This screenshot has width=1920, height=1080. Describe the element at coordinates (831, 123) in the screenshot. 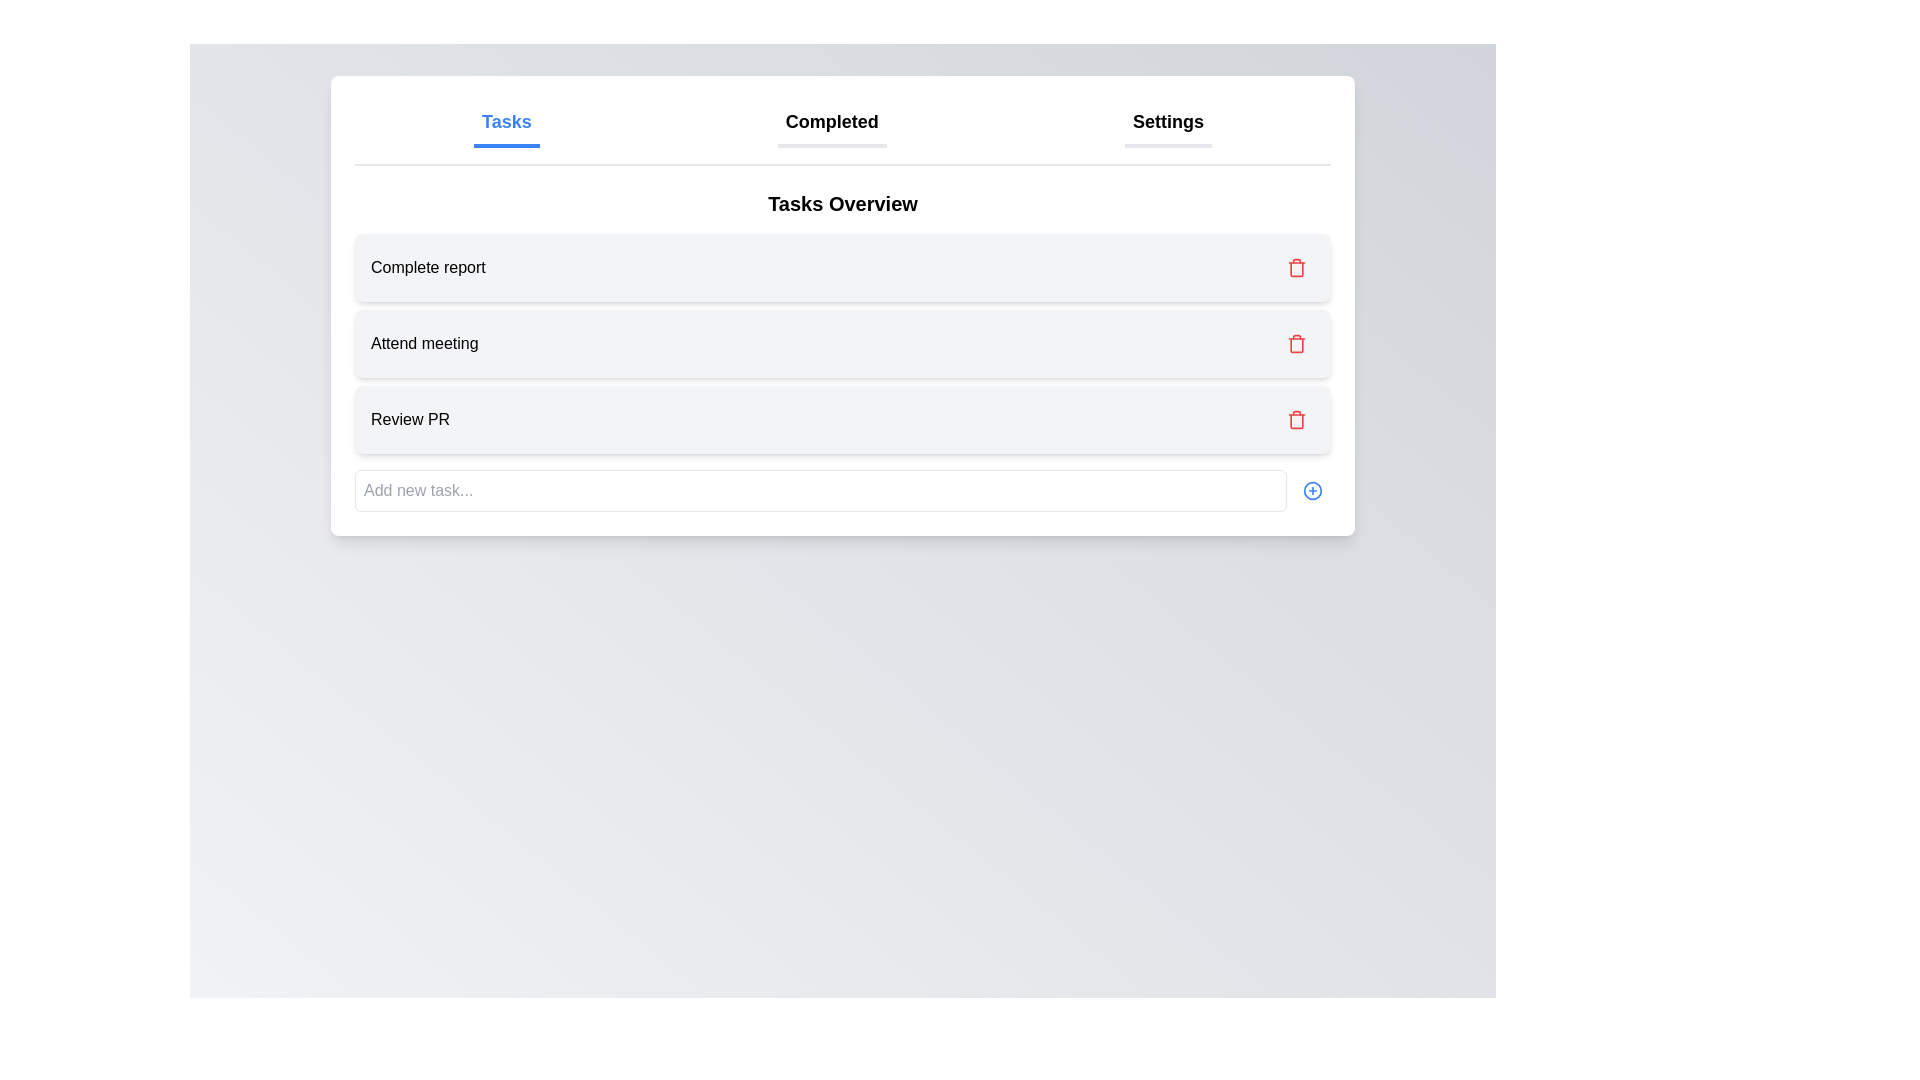

I see `the 'Completed' button, which is a bold text label located between 'Tasks' and 'Settings' at the top of the interface` at that location.